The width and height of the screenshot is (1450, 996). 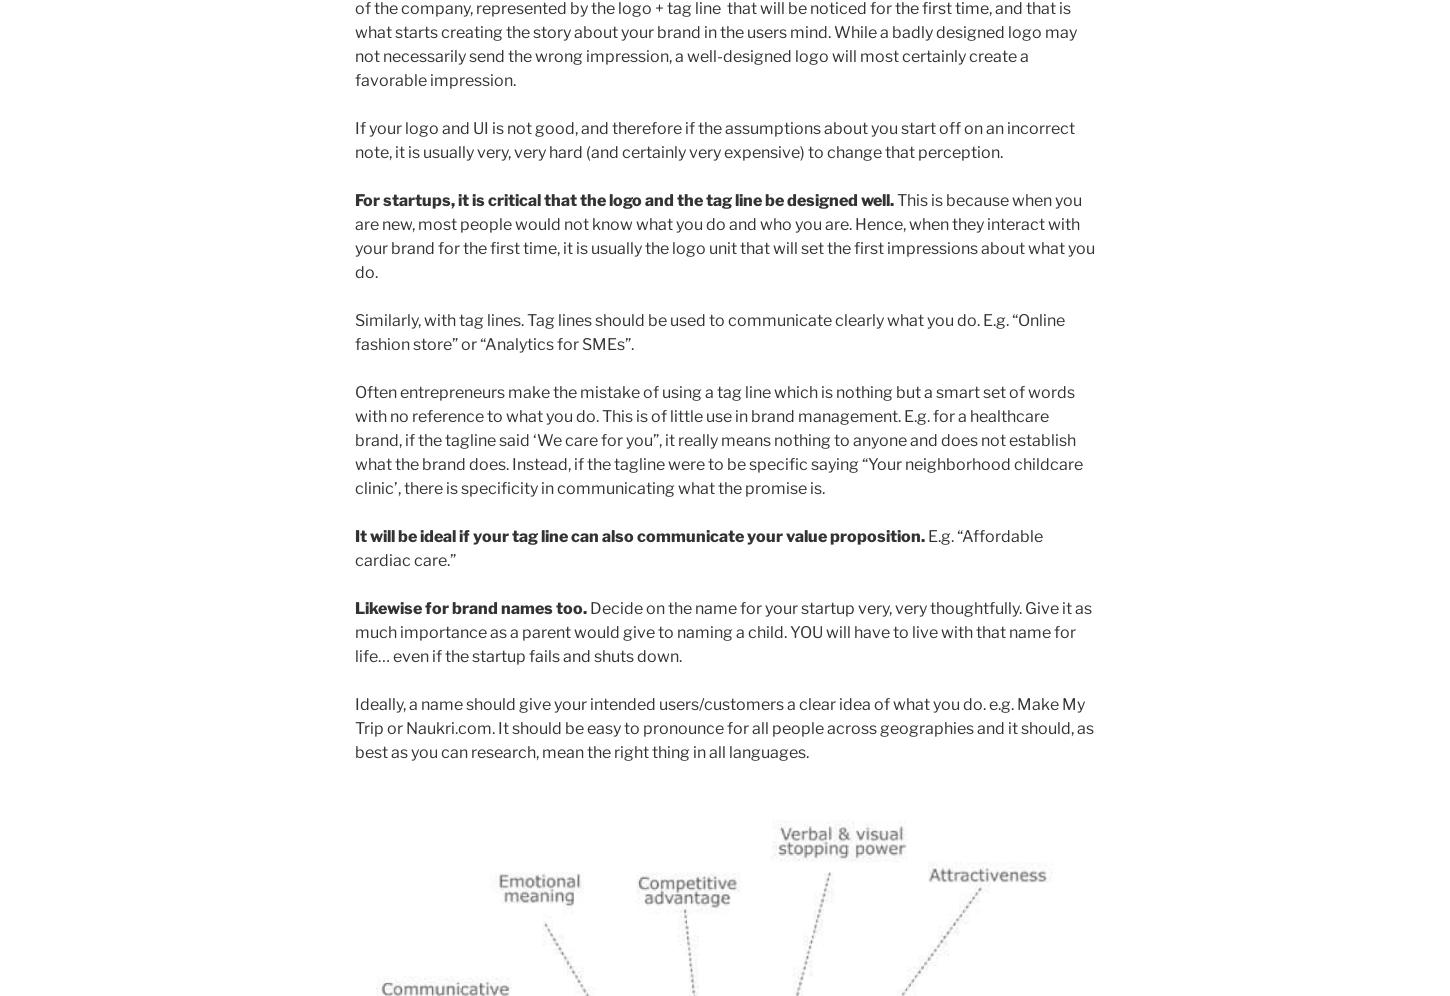 What do you see at coordinates (723, 726) in the screenshot?
I see `'Ideally, a name should give your intended users/customers a clear idea of what you do. e.g. Make My Trip or Naukri.com. It should be easy to pronounce for all people across geographies and it should, as best as you can research, mean the right thing in all languages.'` at bounding box center [723, 726].